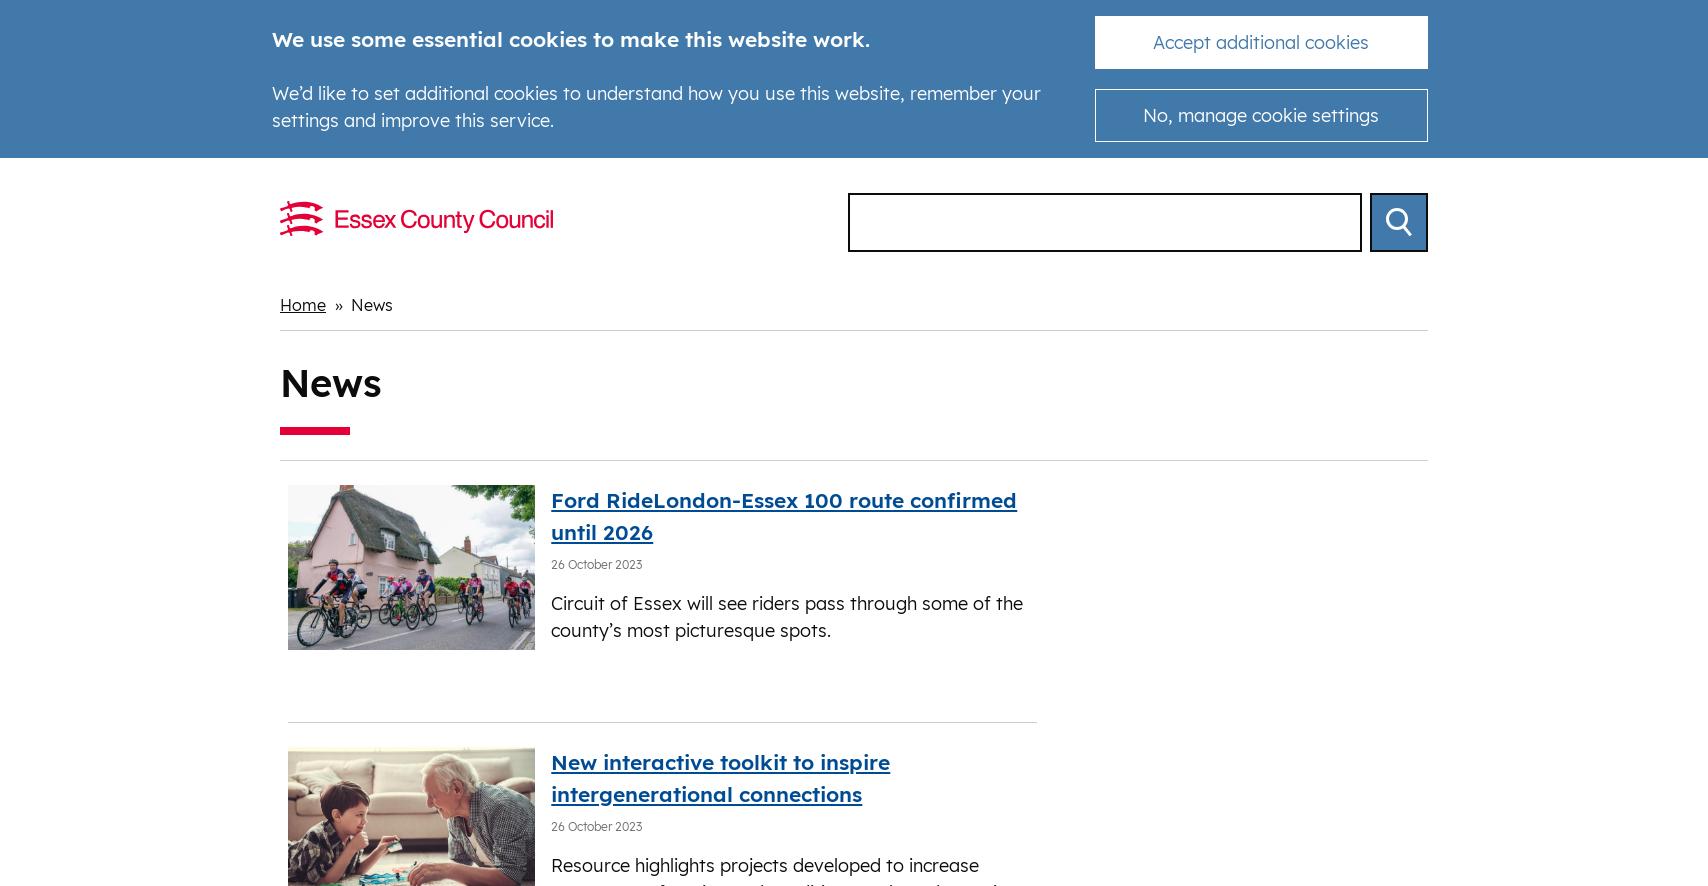 The height and width of the screenshot is (886, 1708). Describe the element at coordinates (787, 616) in the screenshot. I see `'Circuit of Essex will see riders pass through some of the county’s most picturesque spots.'` at that location.